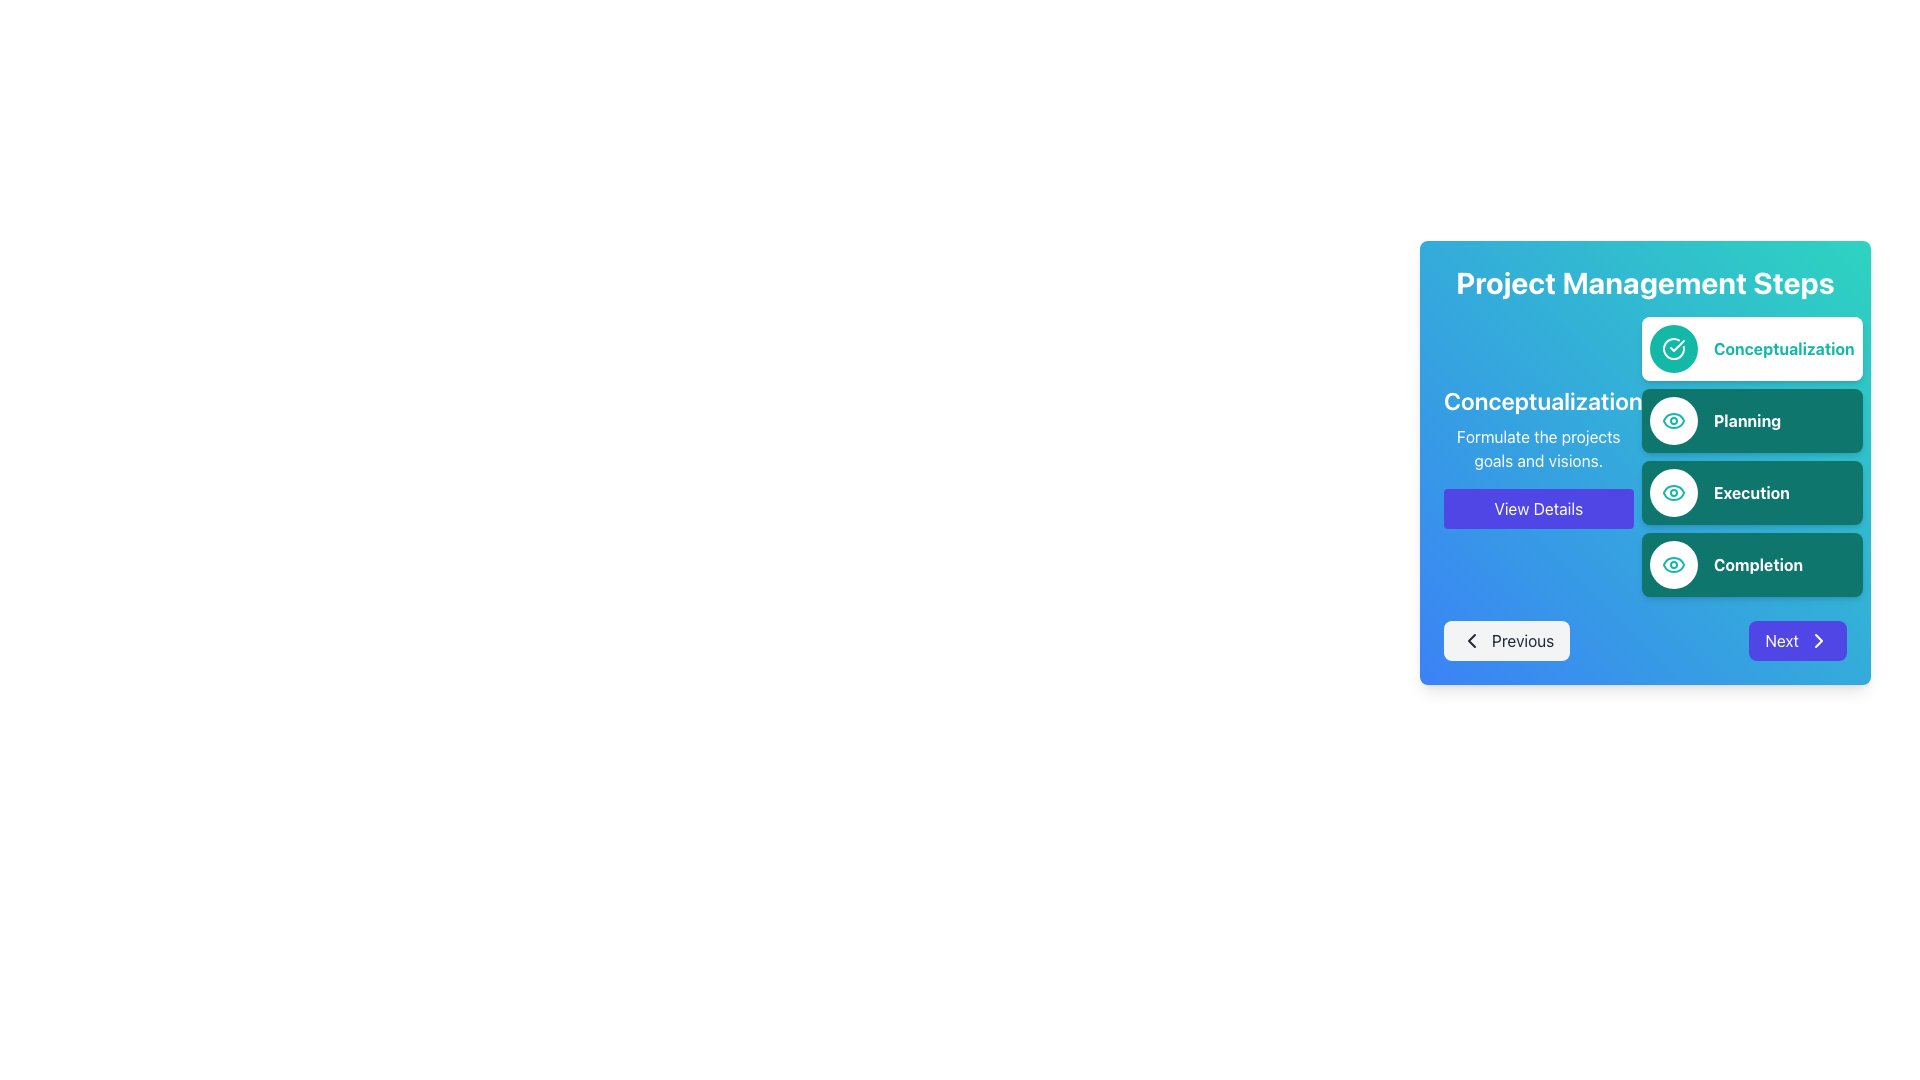  I want to click on the 'Next' button in the navigational control located at the bottom of the 'Project Management Steps' panel to advance to the following step, so click(1645, 640).